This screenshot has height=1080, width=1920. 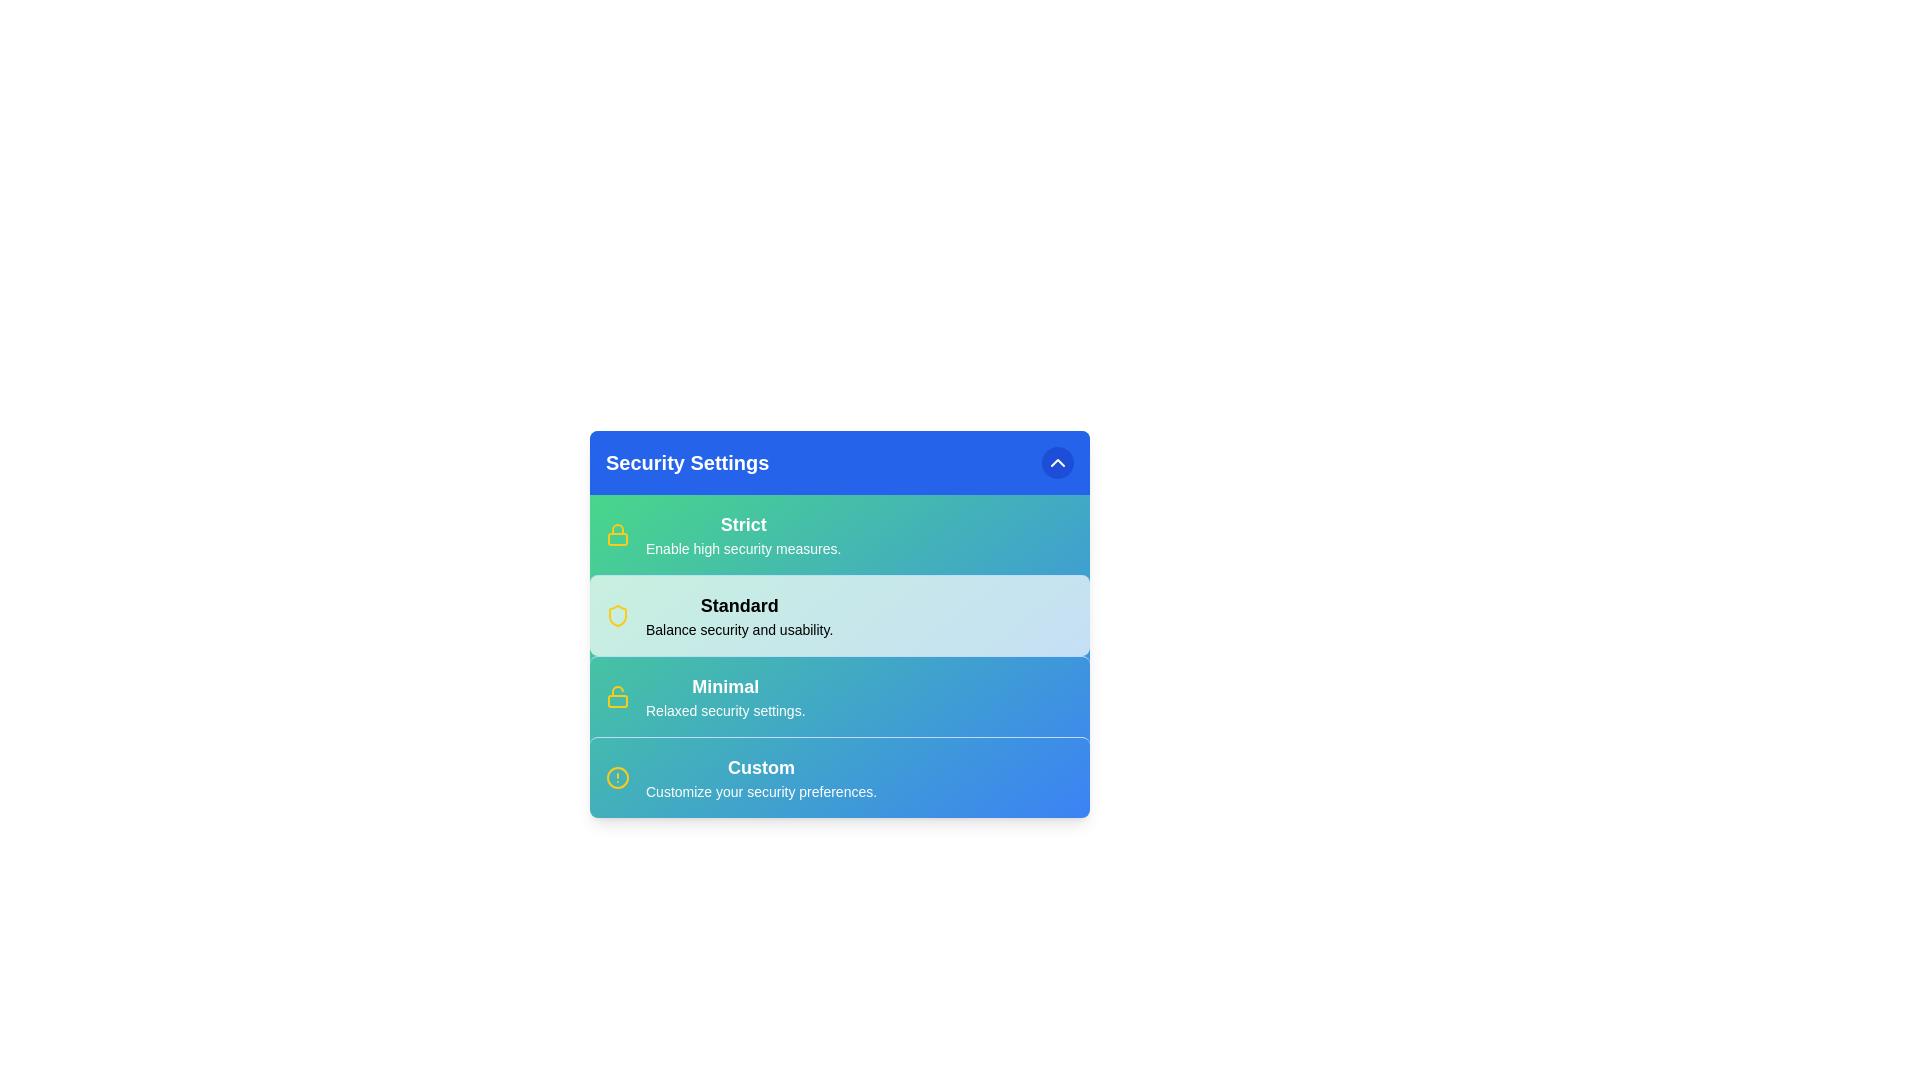 What do you see at coordinates (738, 615) in the screenshot?
I see `the security option Standard from the menu` at bounding box center [738, 615].